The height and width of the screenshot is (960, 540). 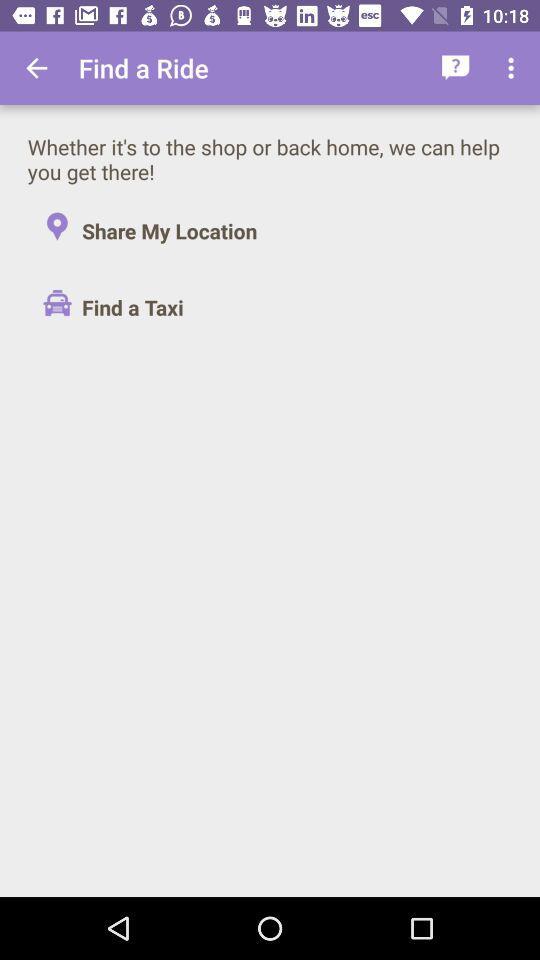 I want to click on the app to the left of the find a ride icon, so click(x=36, y=68).